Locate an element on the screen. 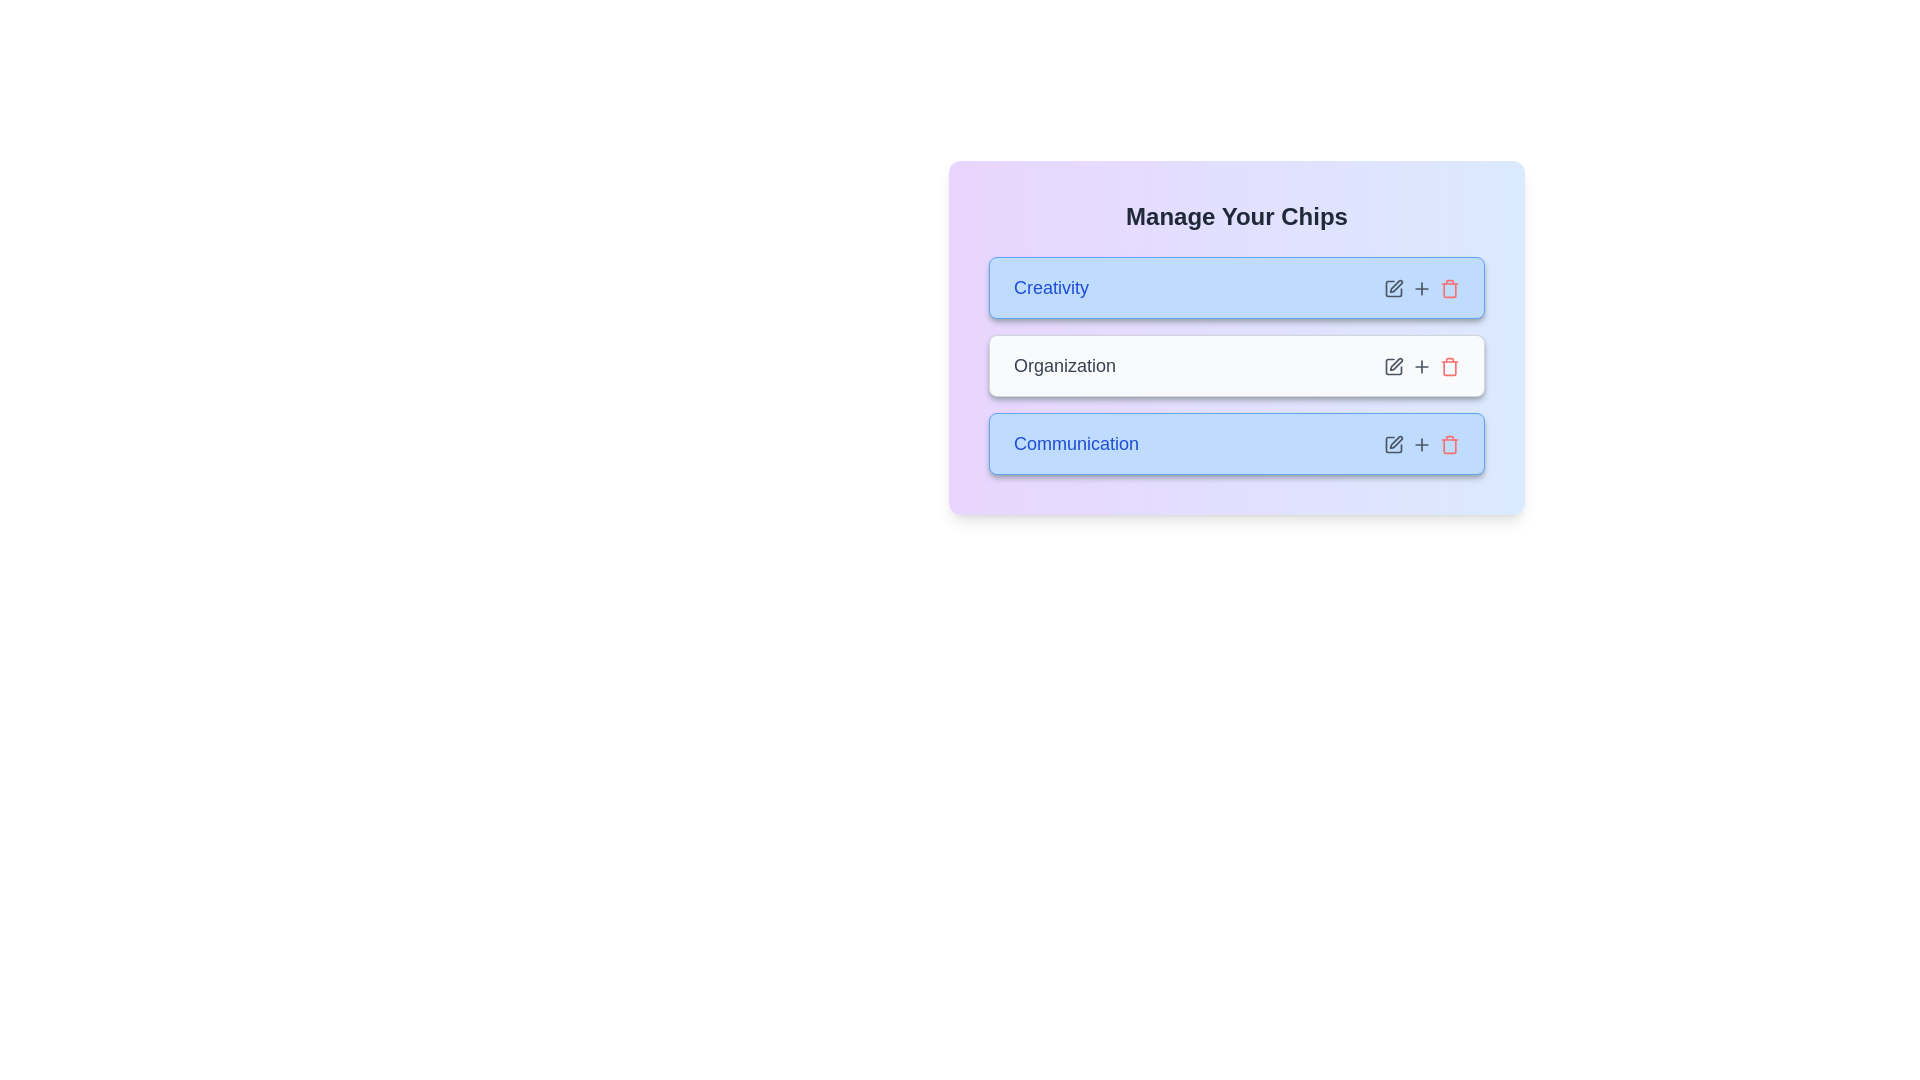 The height and width of the screenshot is (1080, 1920). the chip item labeled 'Organization' to observe visual feedback is located at coordinates (1236, 366).